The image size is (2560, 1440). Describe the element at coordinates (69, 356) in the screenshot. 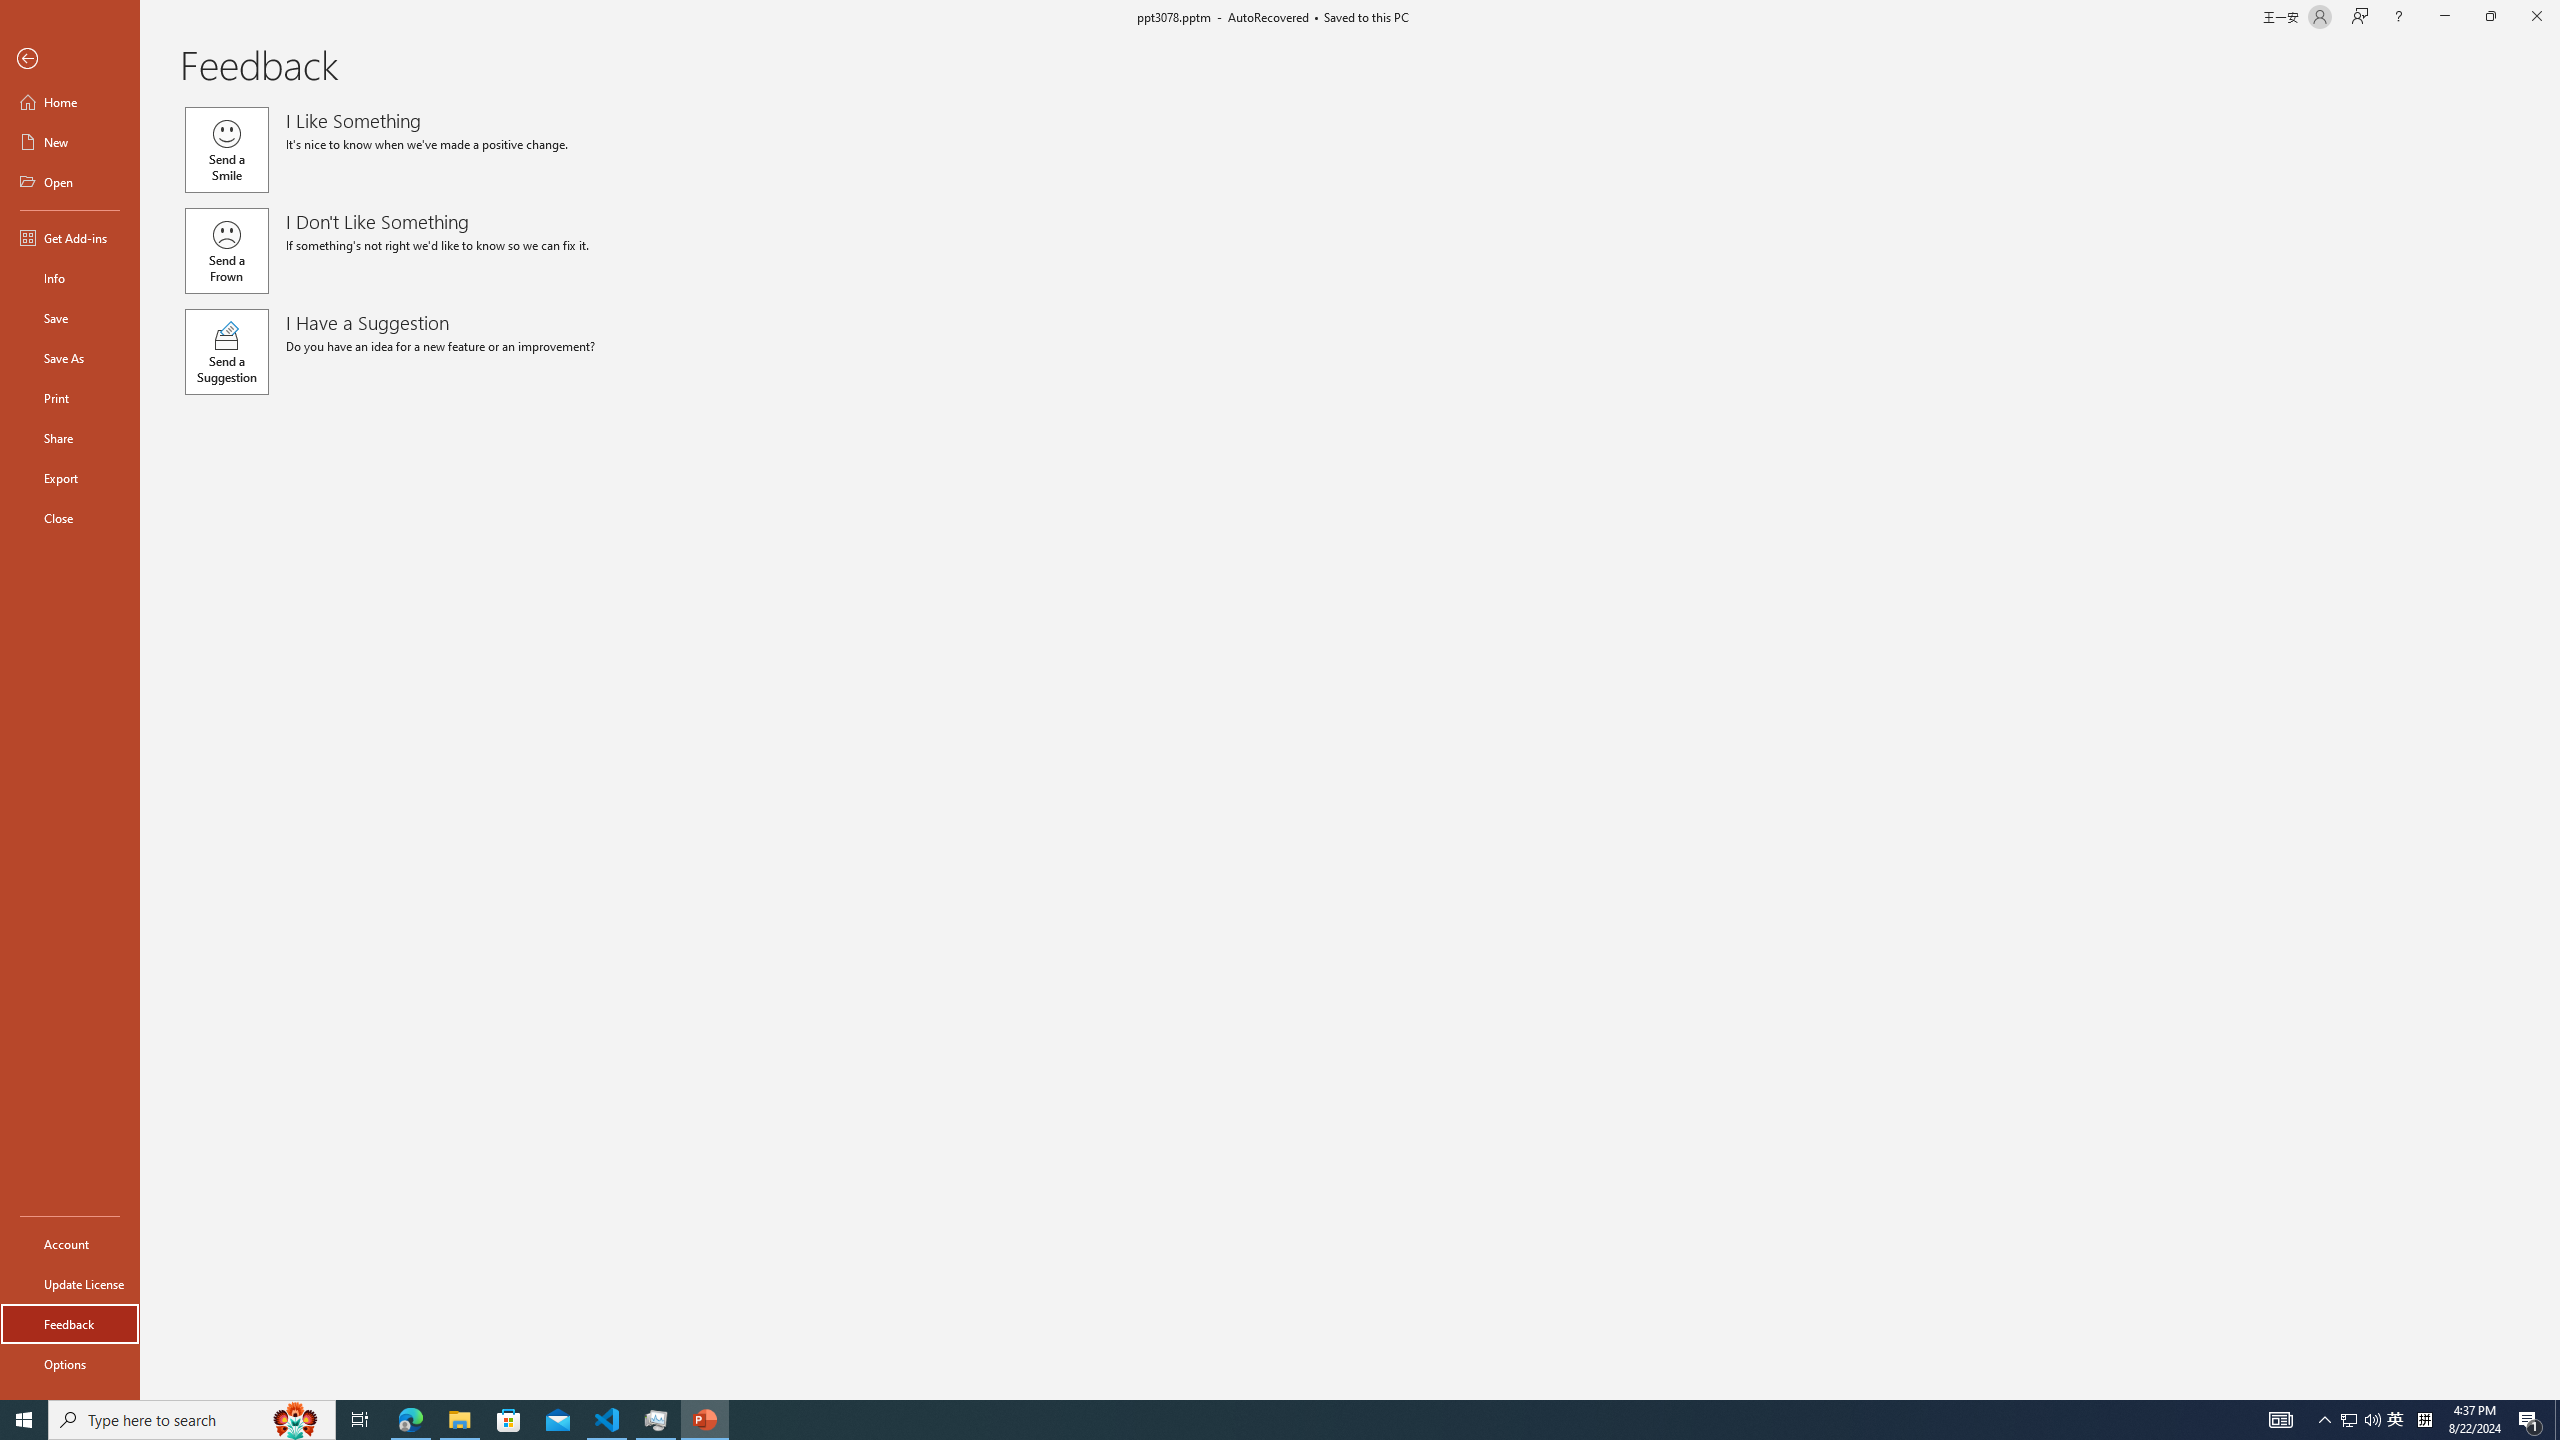

I see `'Save As'` at that location.